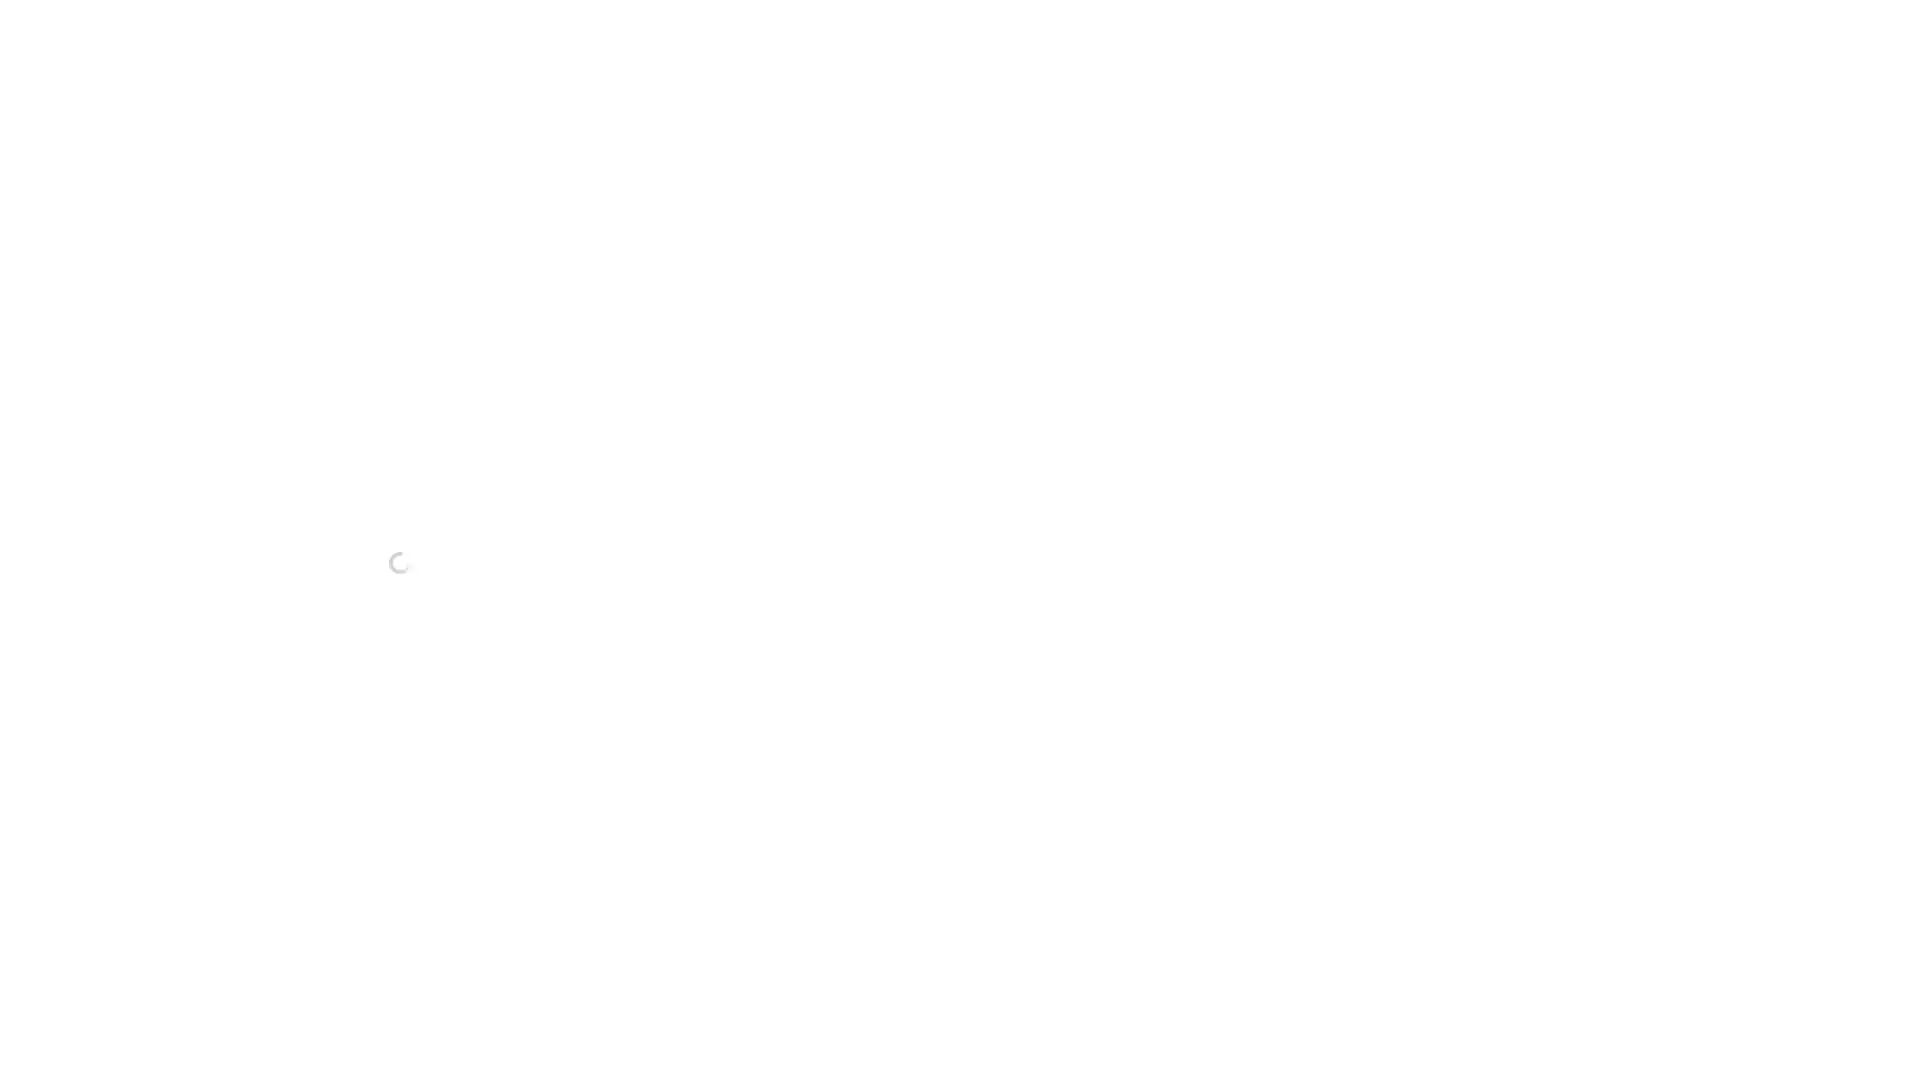 This screenshot has height=1080, width=1920. What do you see at coordinates (960, 396) in the screenshot?
I see `Step 3: Issue Founder & Advisor Equity` at bounding box center [960, 396].